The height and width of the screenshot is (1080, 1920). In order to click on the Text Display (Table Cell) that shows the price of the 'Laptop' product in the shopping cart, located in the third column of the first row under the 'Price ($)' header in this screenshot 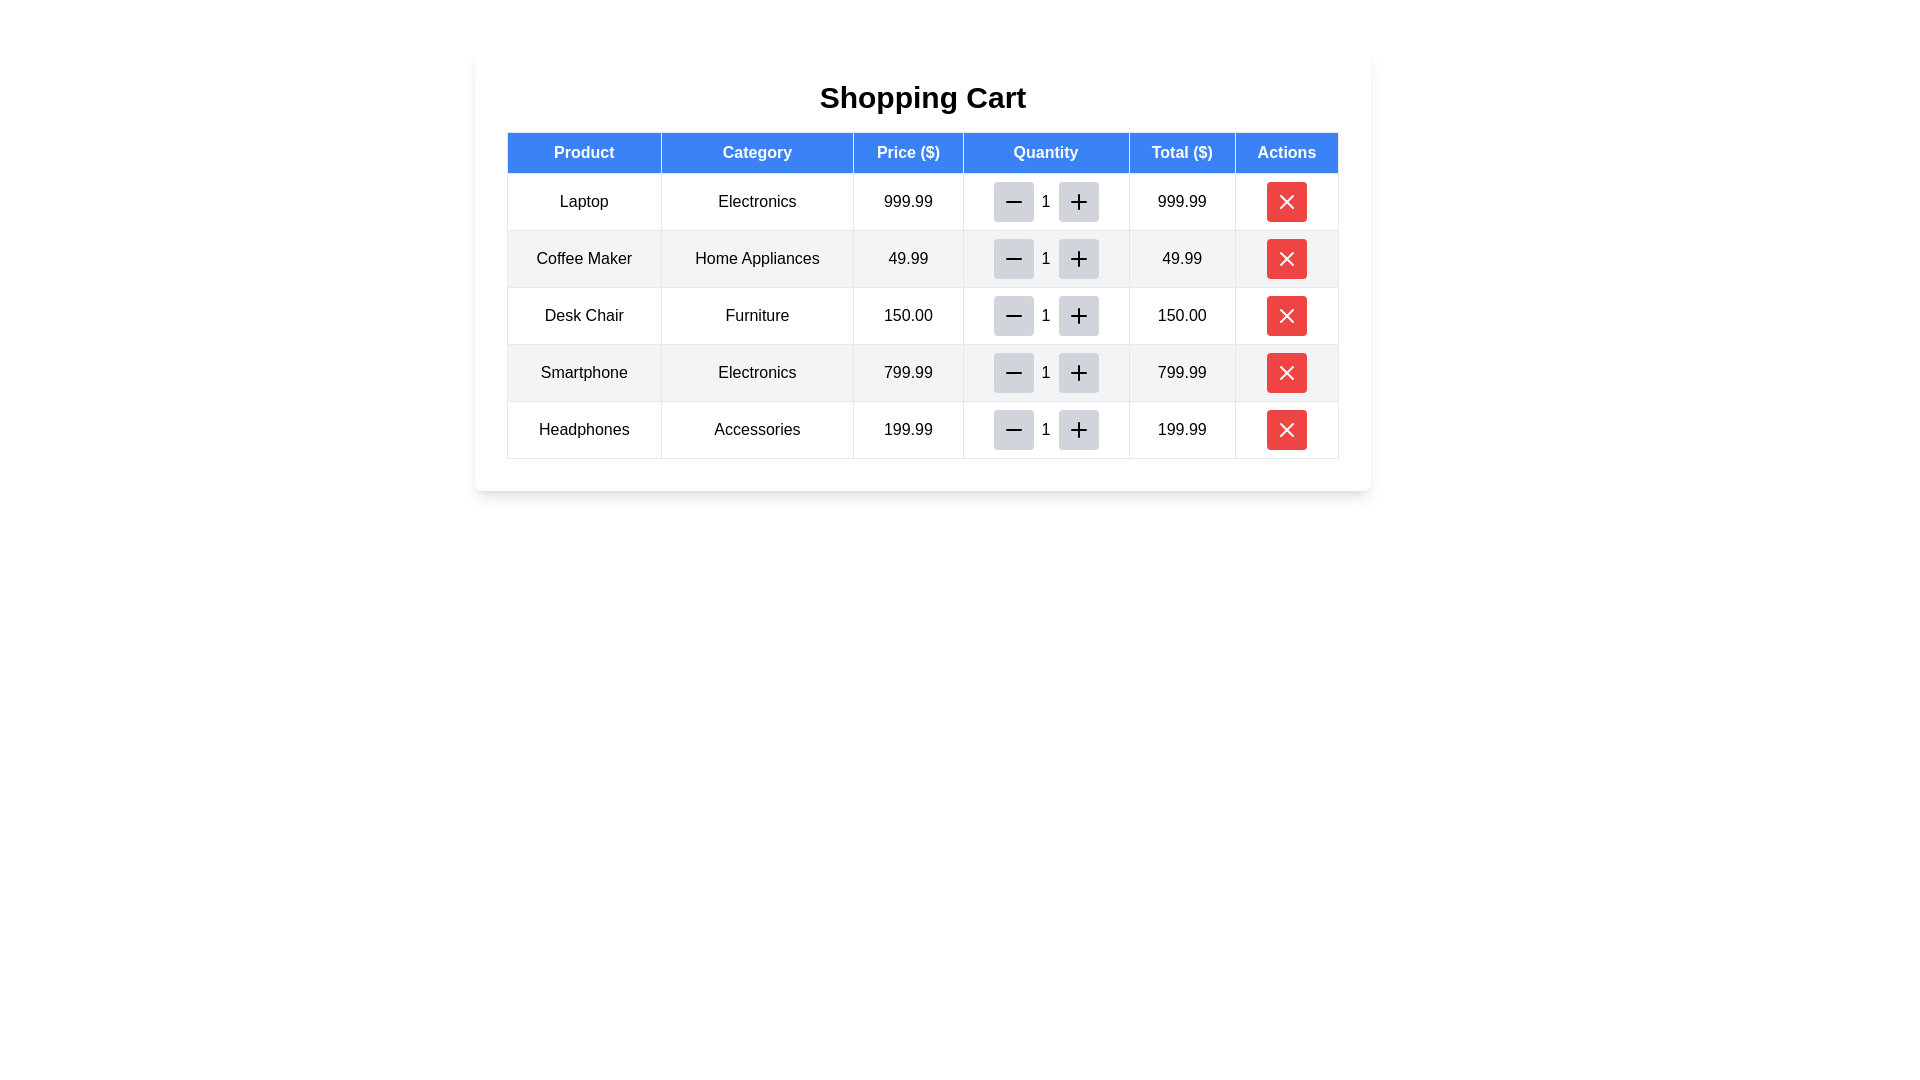, I will do `click(907, 201)`.